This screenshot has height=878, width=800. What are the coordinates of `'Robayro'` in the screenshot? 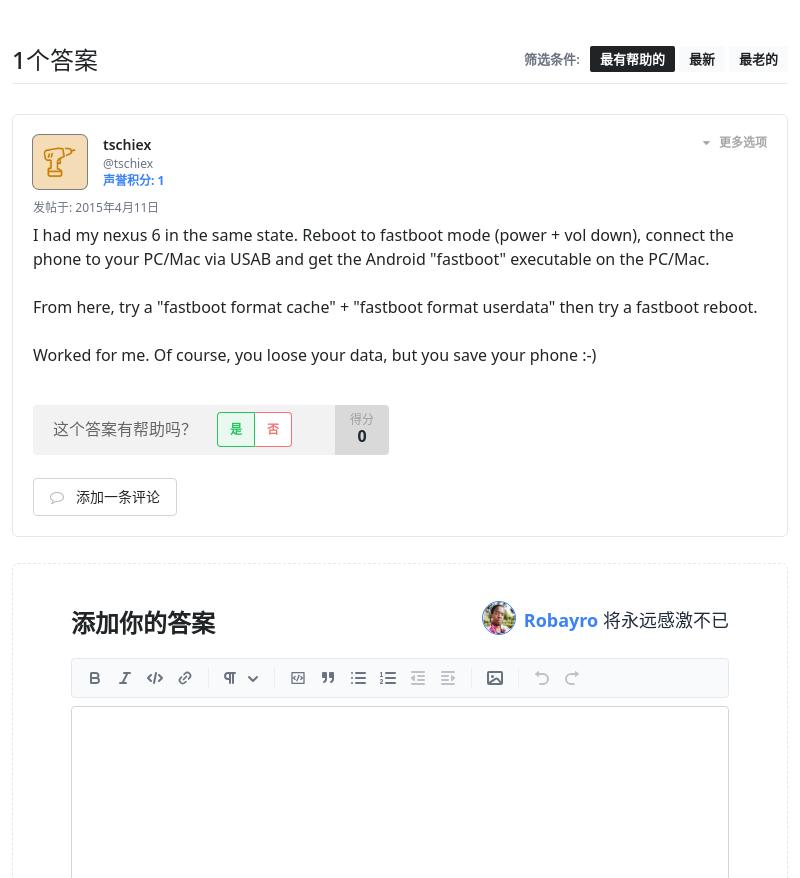 It's located at (562, 619).